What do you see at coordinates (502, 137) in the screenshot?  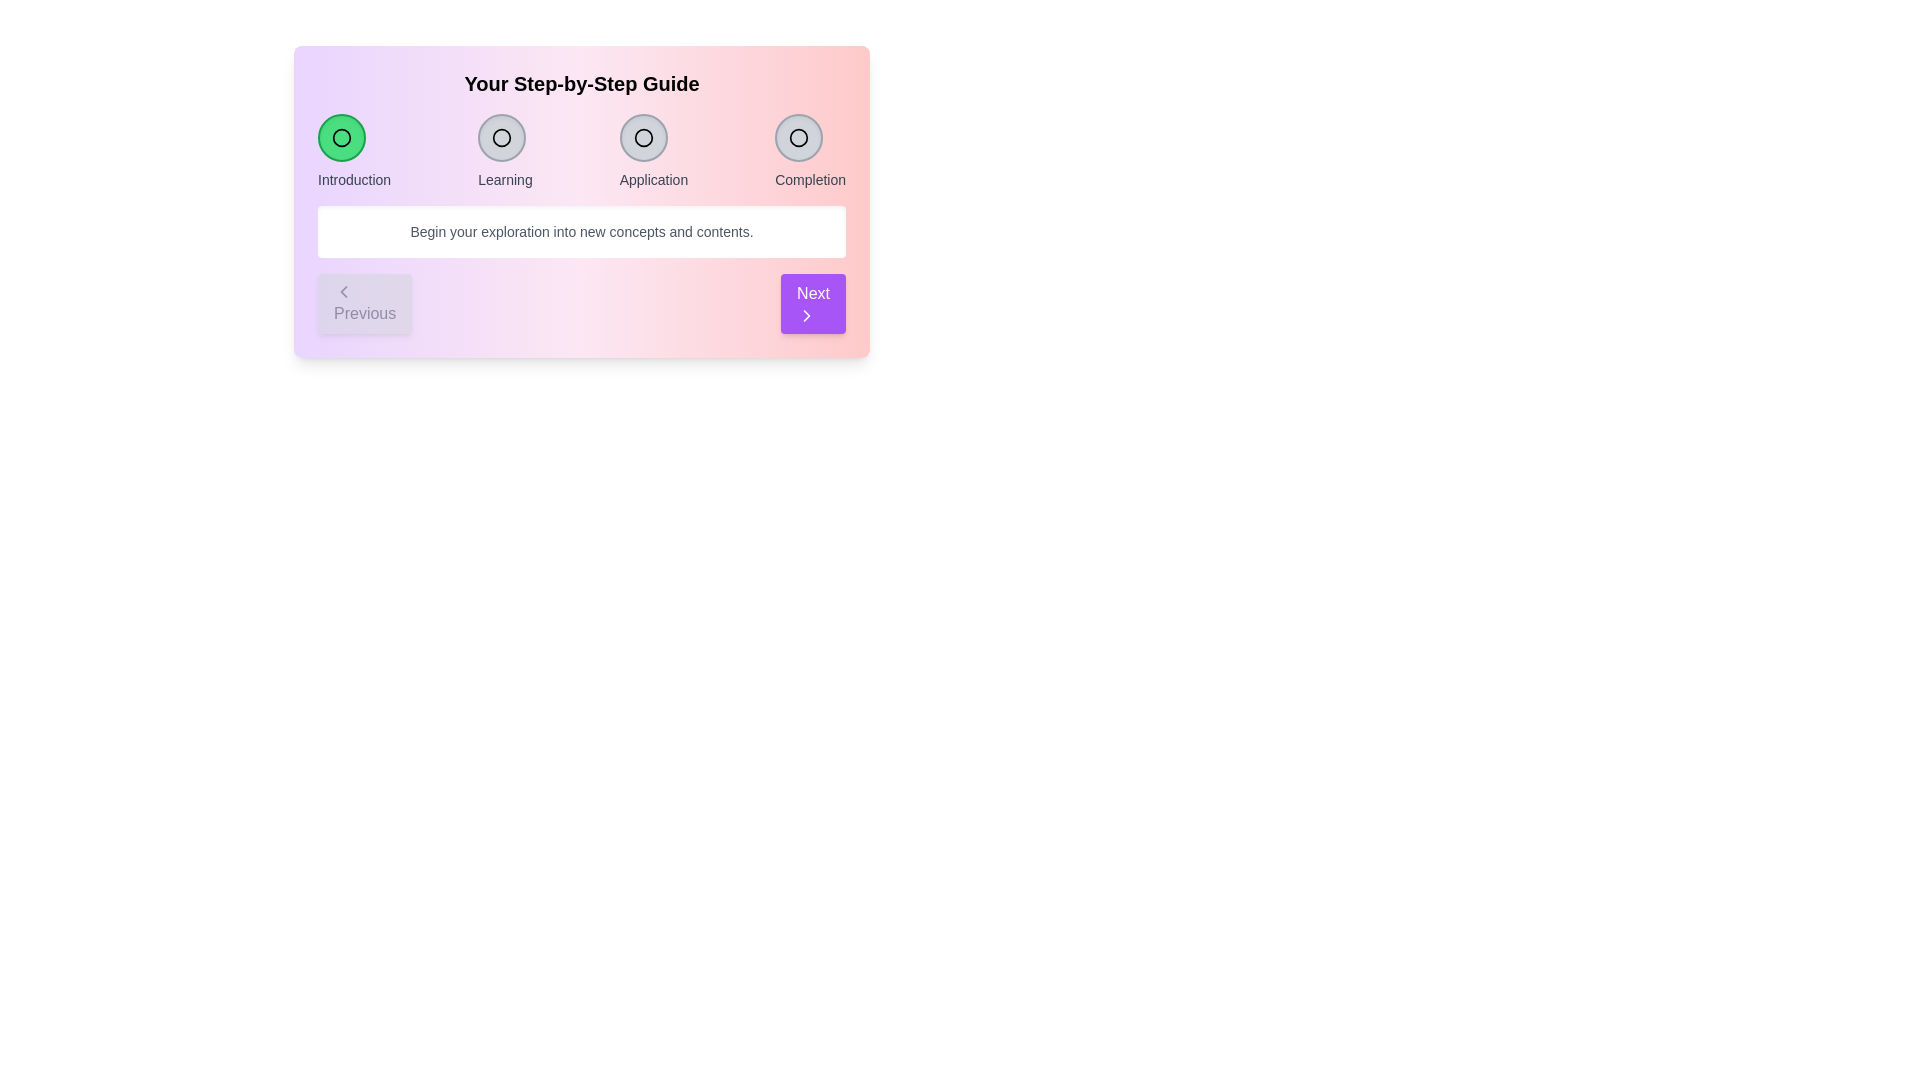 I see `the circular icon with a hollow center, which is the second icon in the sequence within the header section of the card, positioned between the green 'Introduction' icon and the 'Application' icon` at bounding box center [502, 137].